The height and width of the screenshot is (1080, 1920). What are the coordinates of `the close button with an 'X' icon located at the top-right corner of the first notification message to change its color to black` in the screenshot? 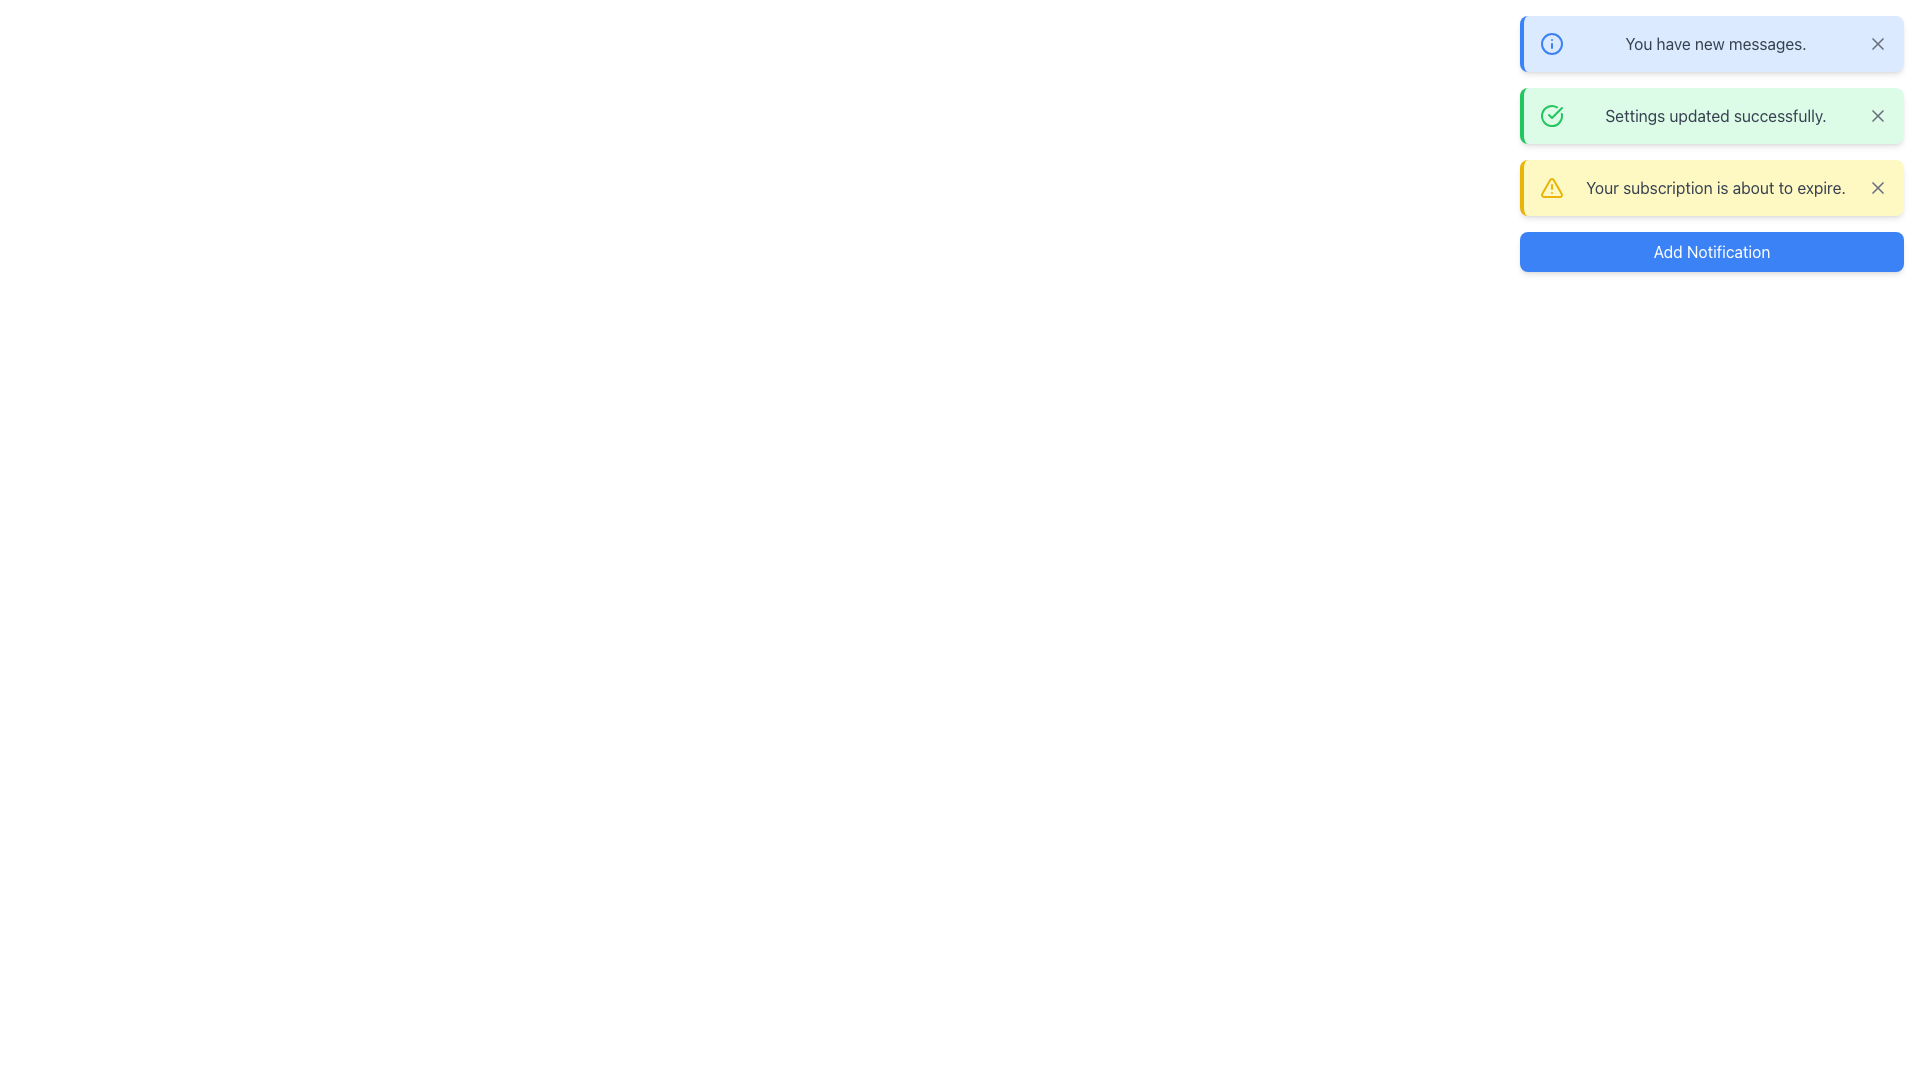 It's located at (1876, 43).